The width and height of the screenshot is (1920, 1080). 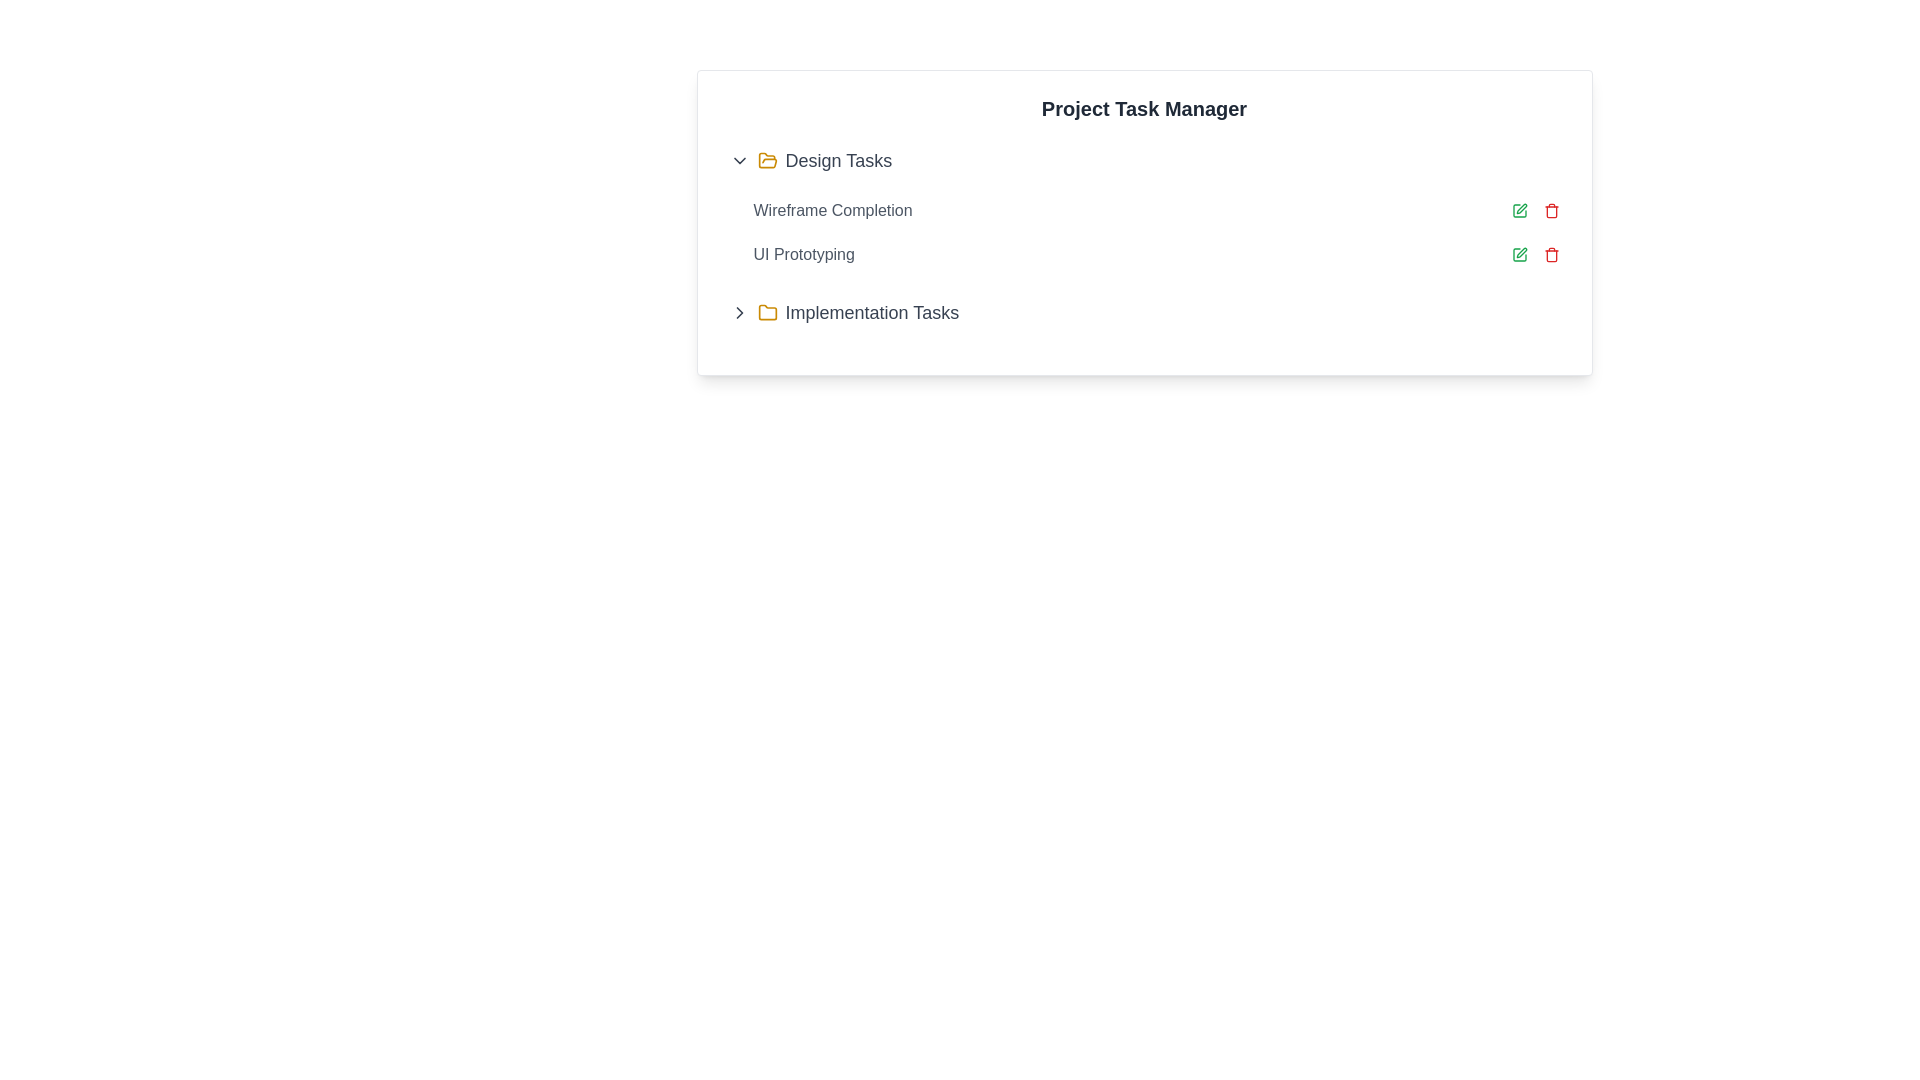 I want to click on the Text Label representing a task within the 'Design Tasks' section of the project management application, so click(x=833, y=211).